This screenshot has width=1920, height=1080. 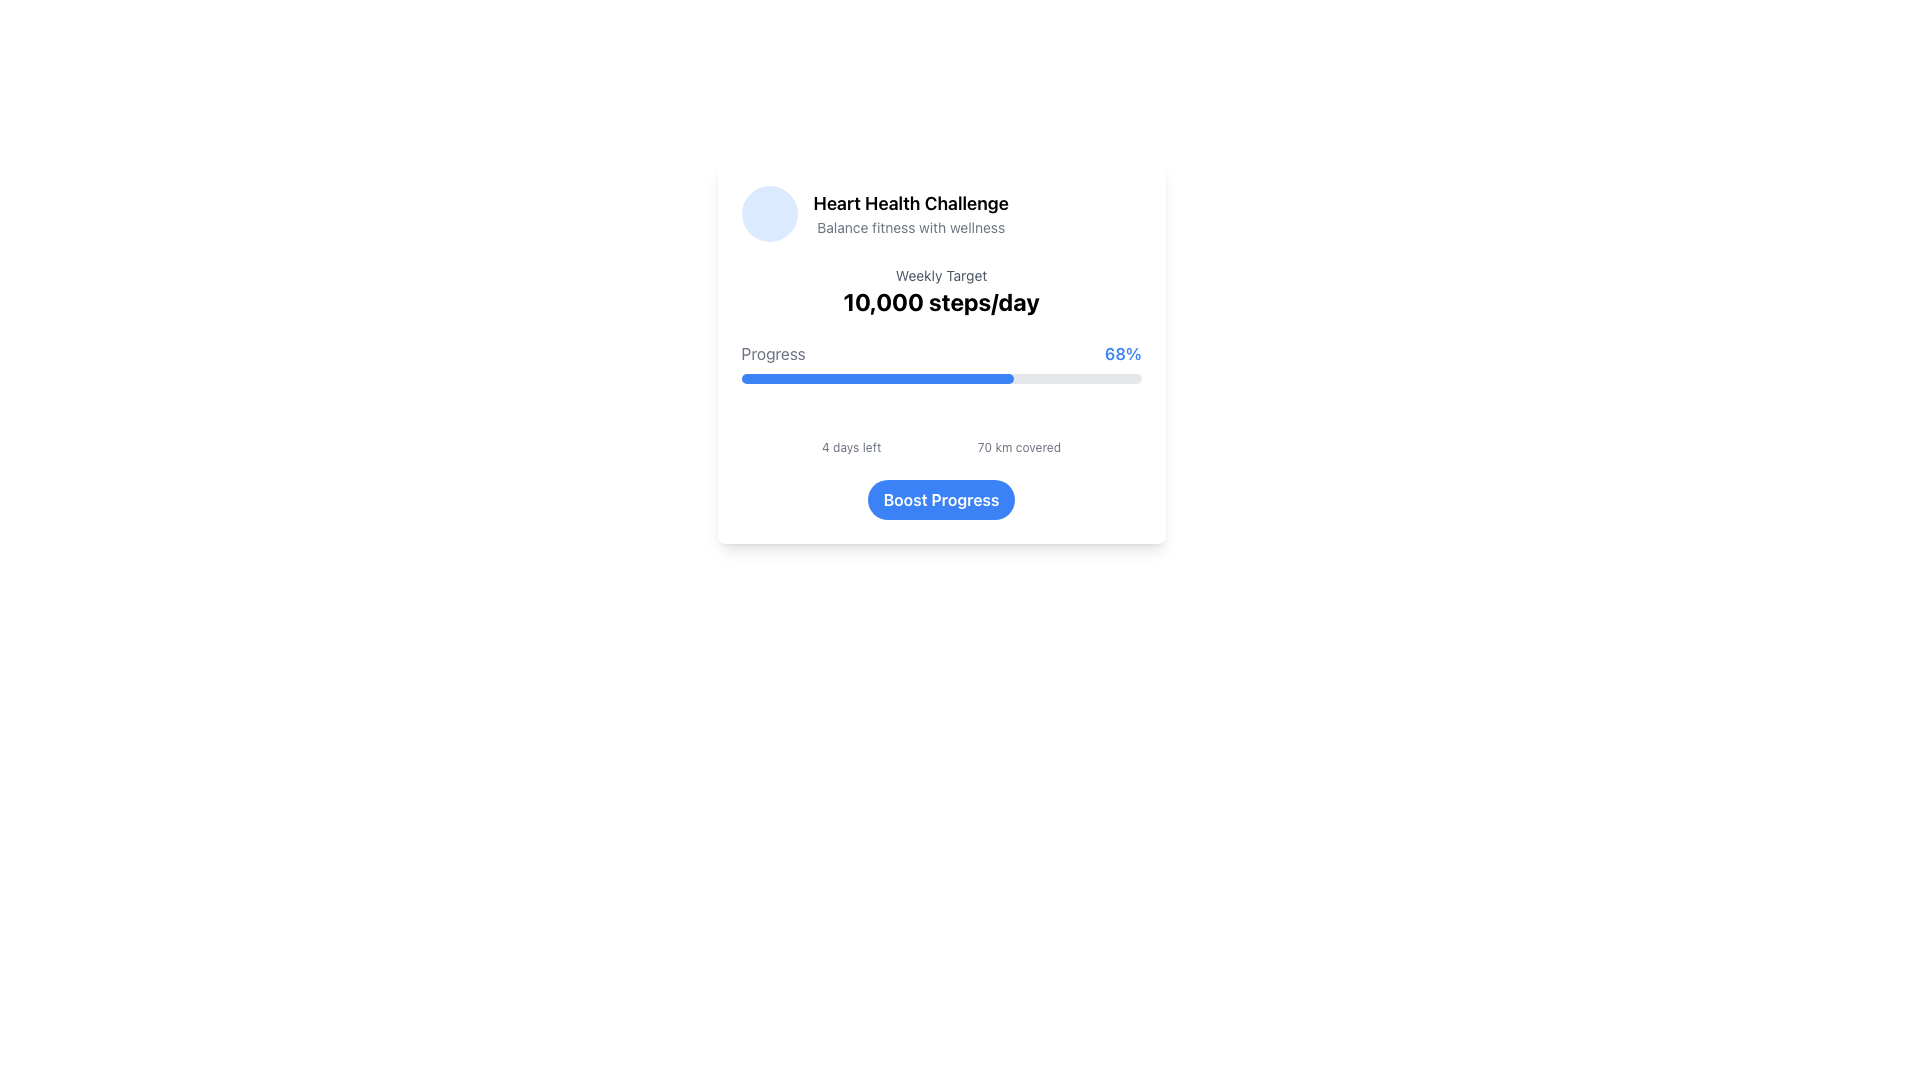 What do you see at coordinates (851, 446) in the screenshot?
I see `the text label displaying '4 days left', which is styled in a small, gray font and located beneath the calendar icon in the fitness challenge interface` at bounding box center [851, 446].